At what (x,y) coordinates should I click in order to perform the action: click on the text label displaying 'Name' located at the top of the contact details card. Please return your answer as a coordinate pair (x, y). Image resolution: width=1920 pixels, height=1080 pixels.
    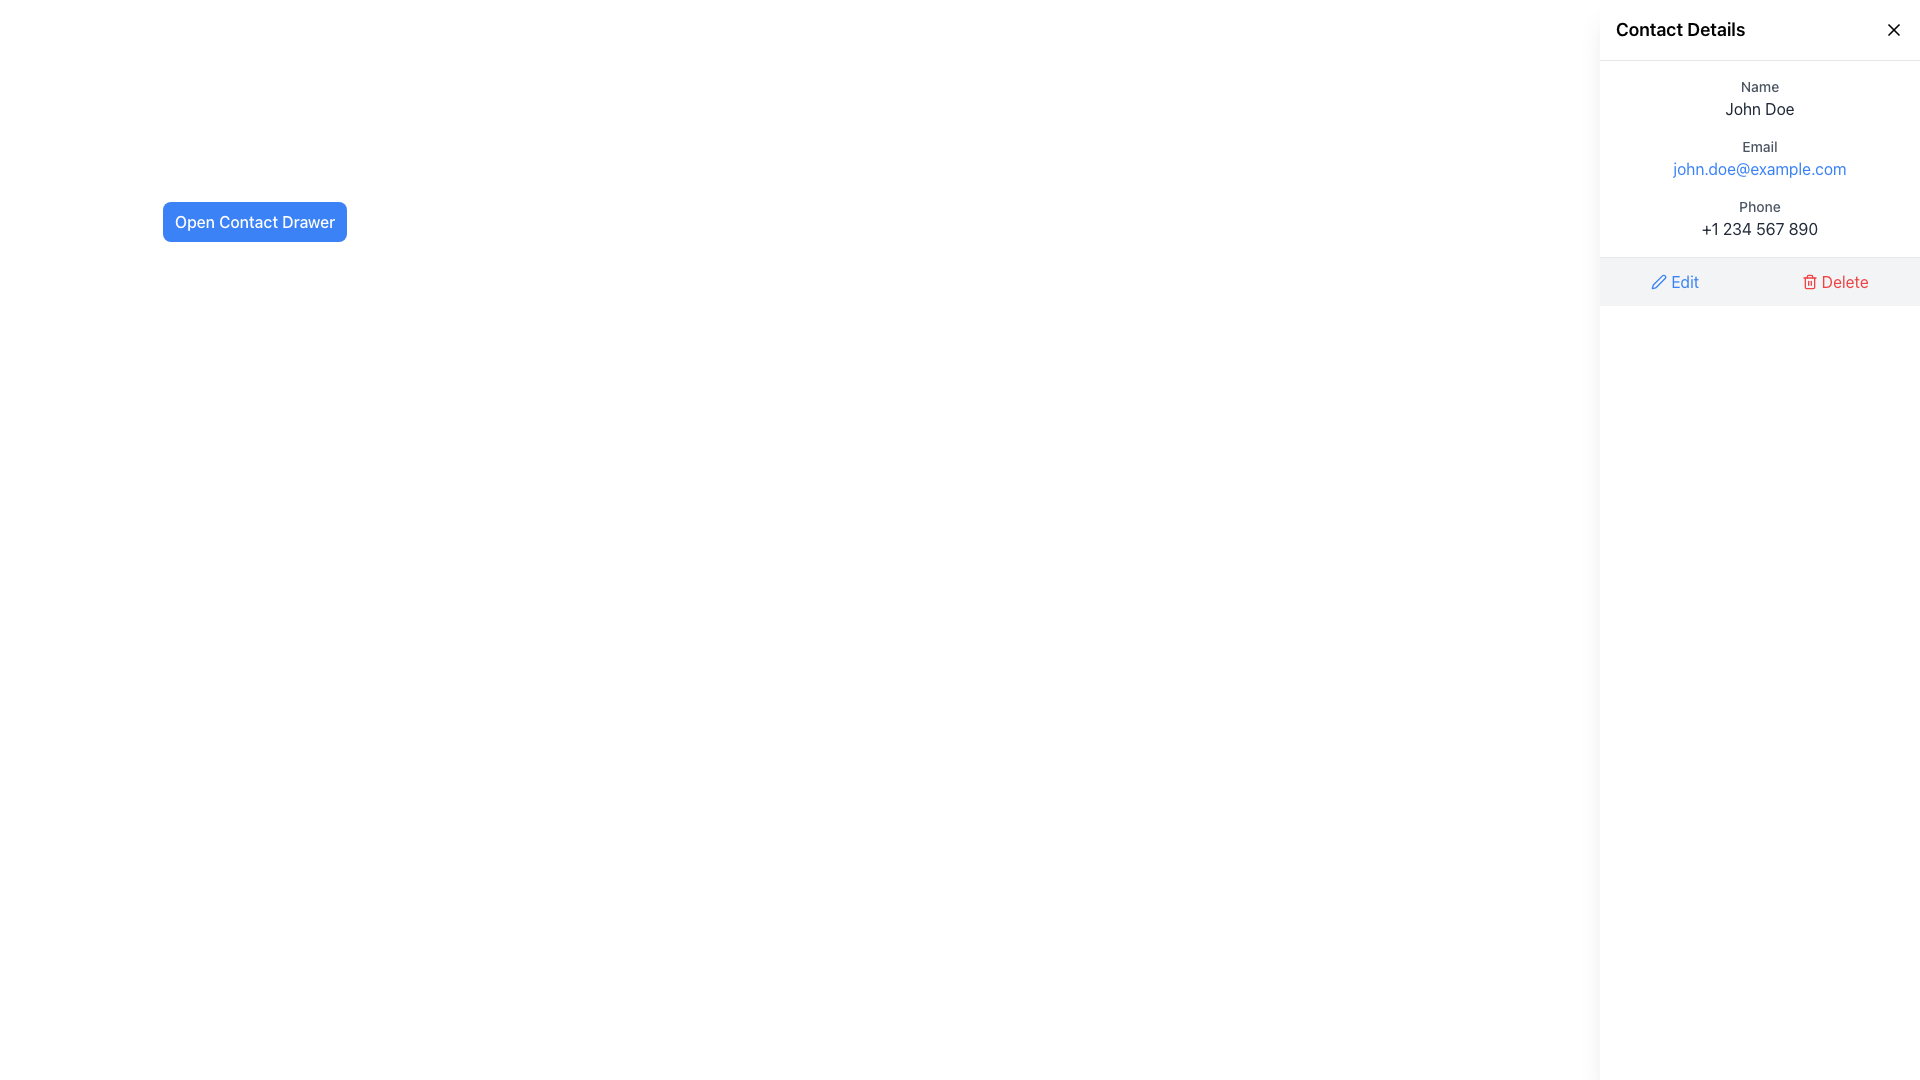
    Looking at the image, I should click on (1760, 86).